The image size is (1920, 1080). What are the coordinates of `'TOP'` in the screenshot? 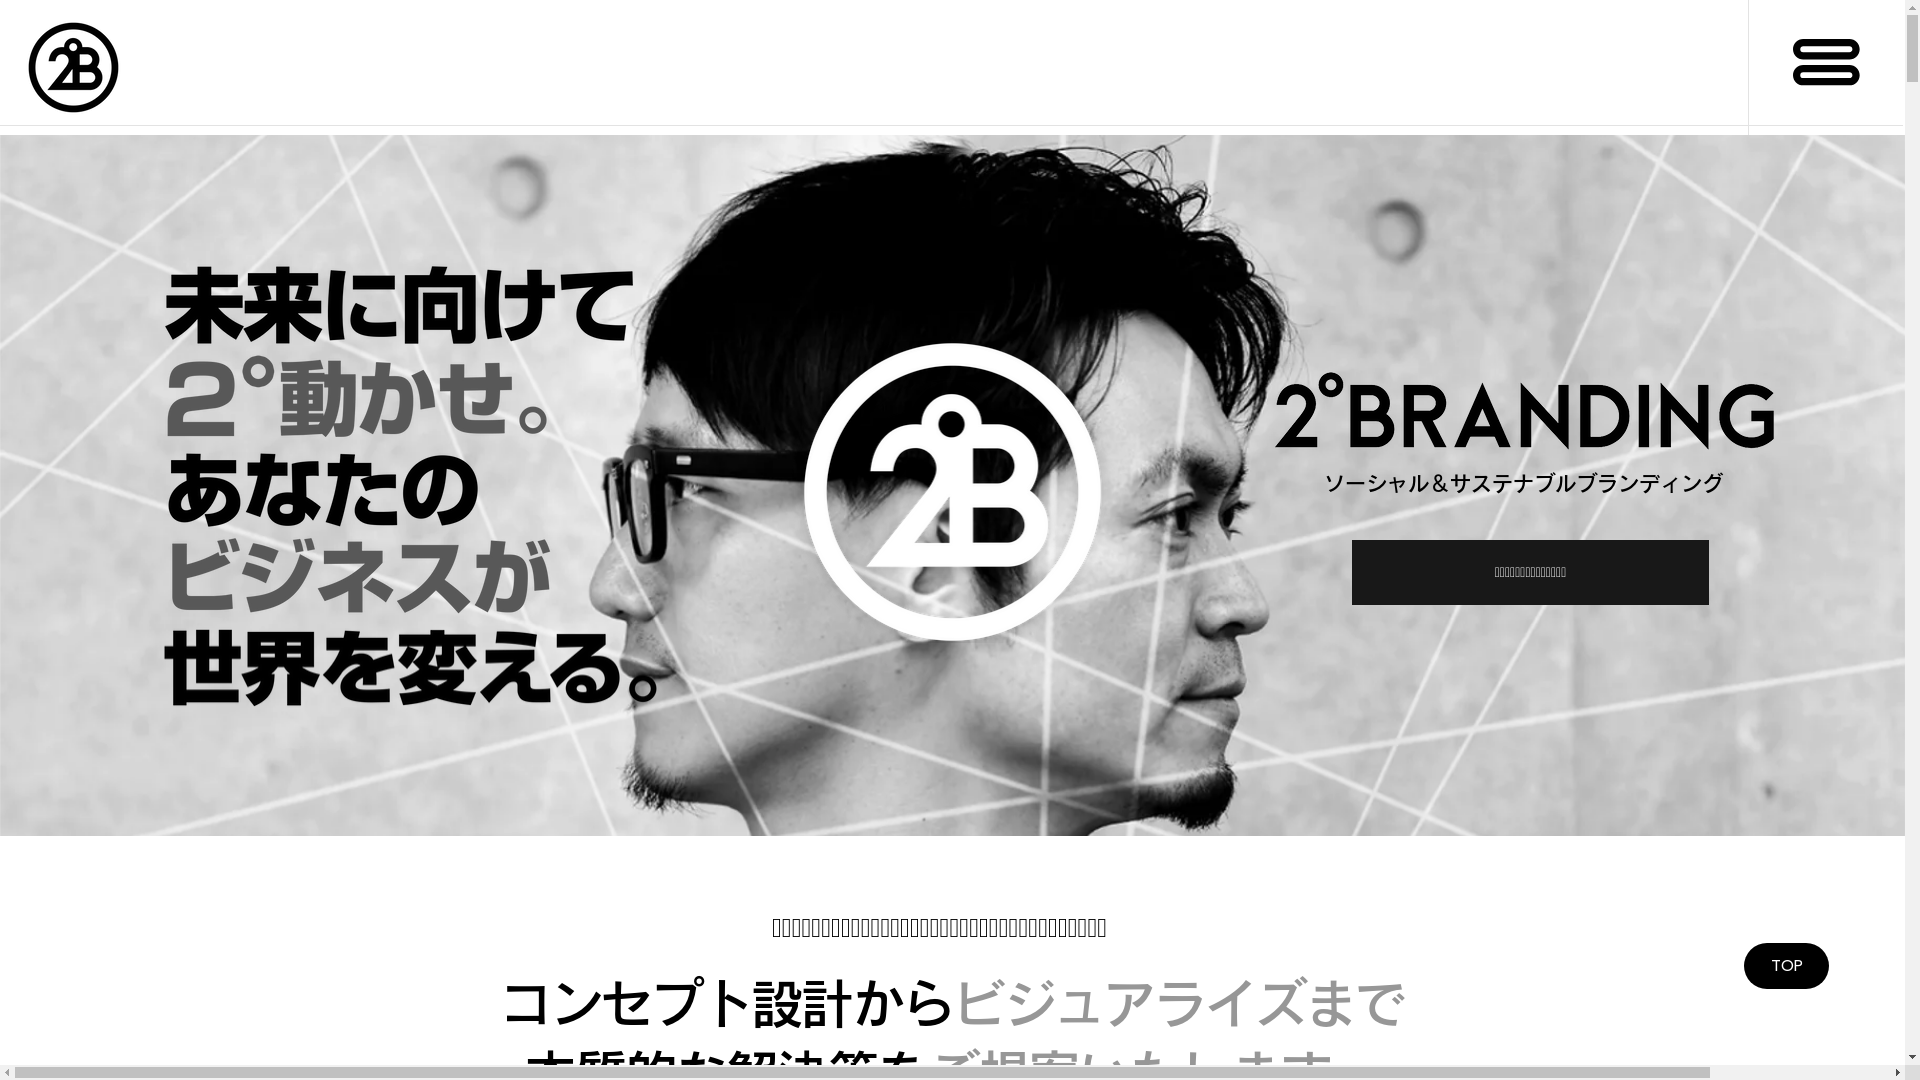 It's located at (1742, 964).